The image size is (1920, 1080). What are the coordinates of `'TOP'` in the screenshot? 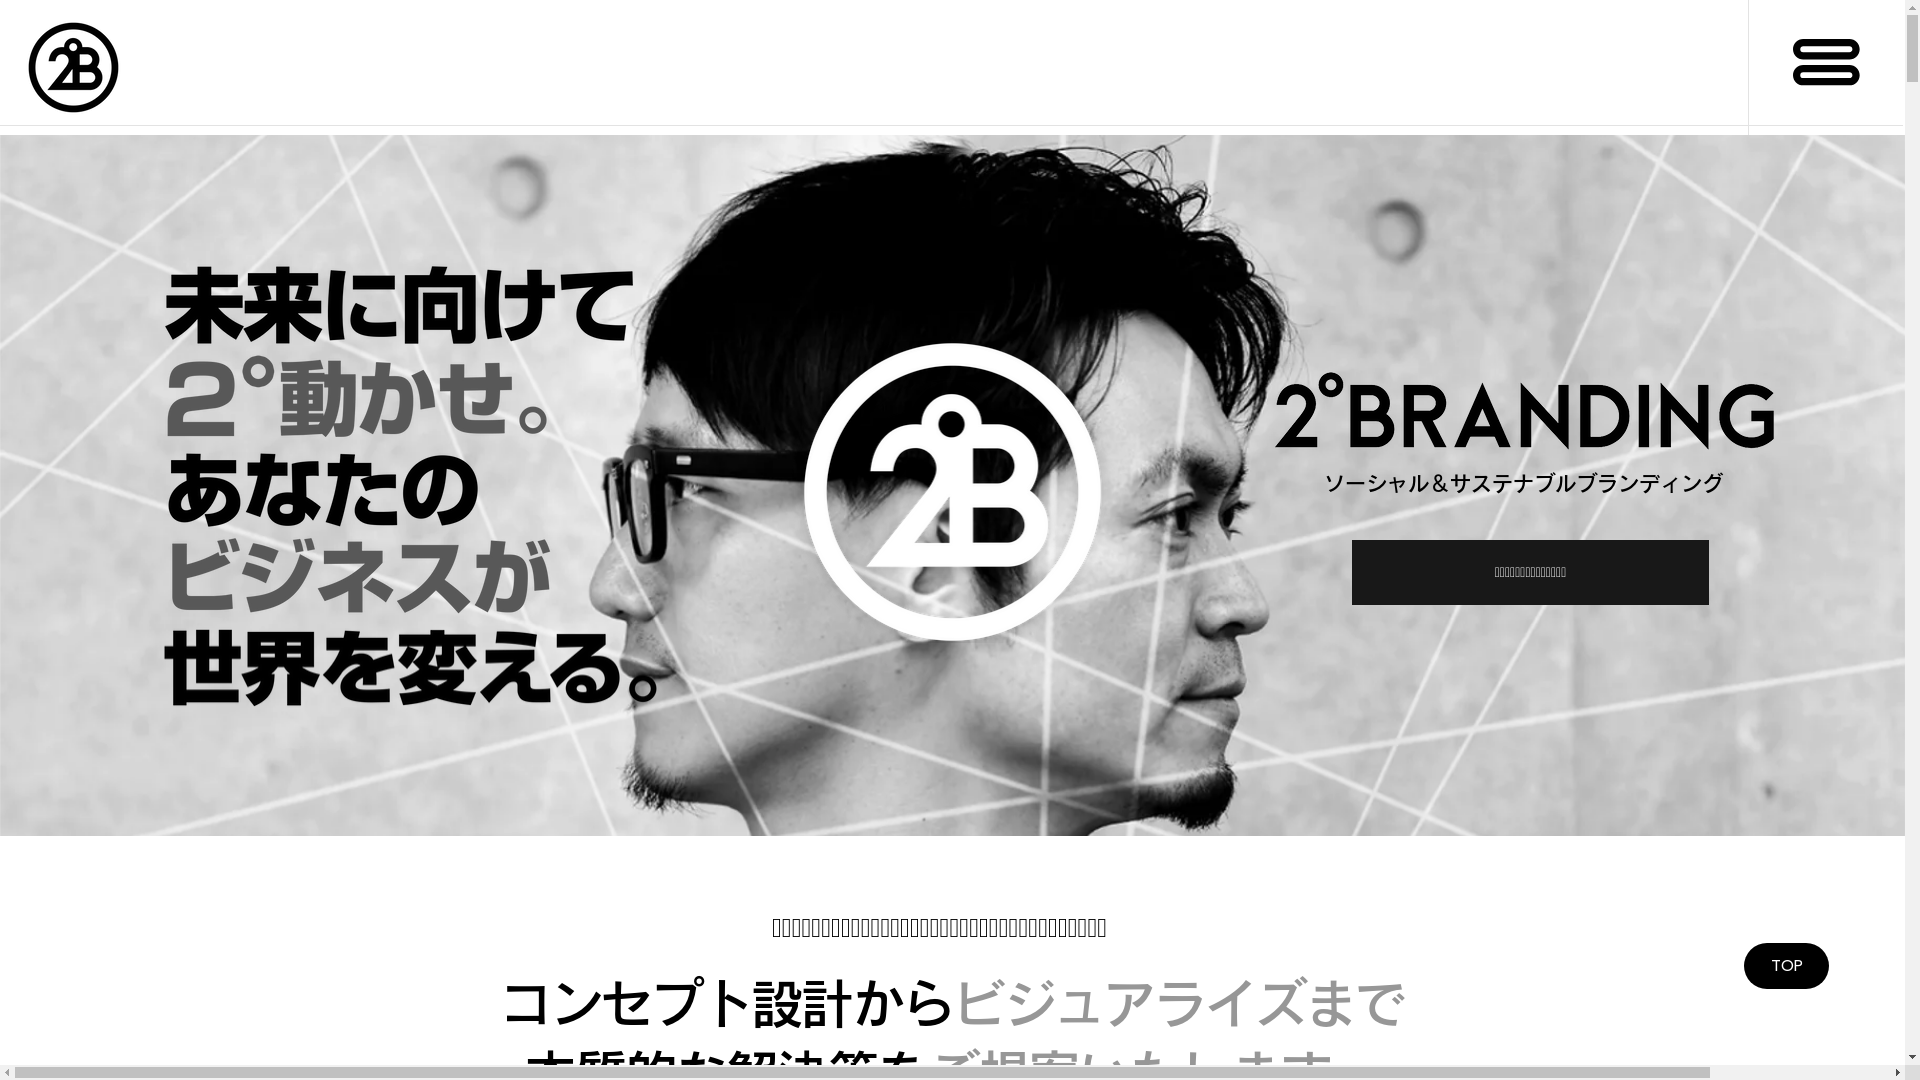 It's located at (1742, 964).